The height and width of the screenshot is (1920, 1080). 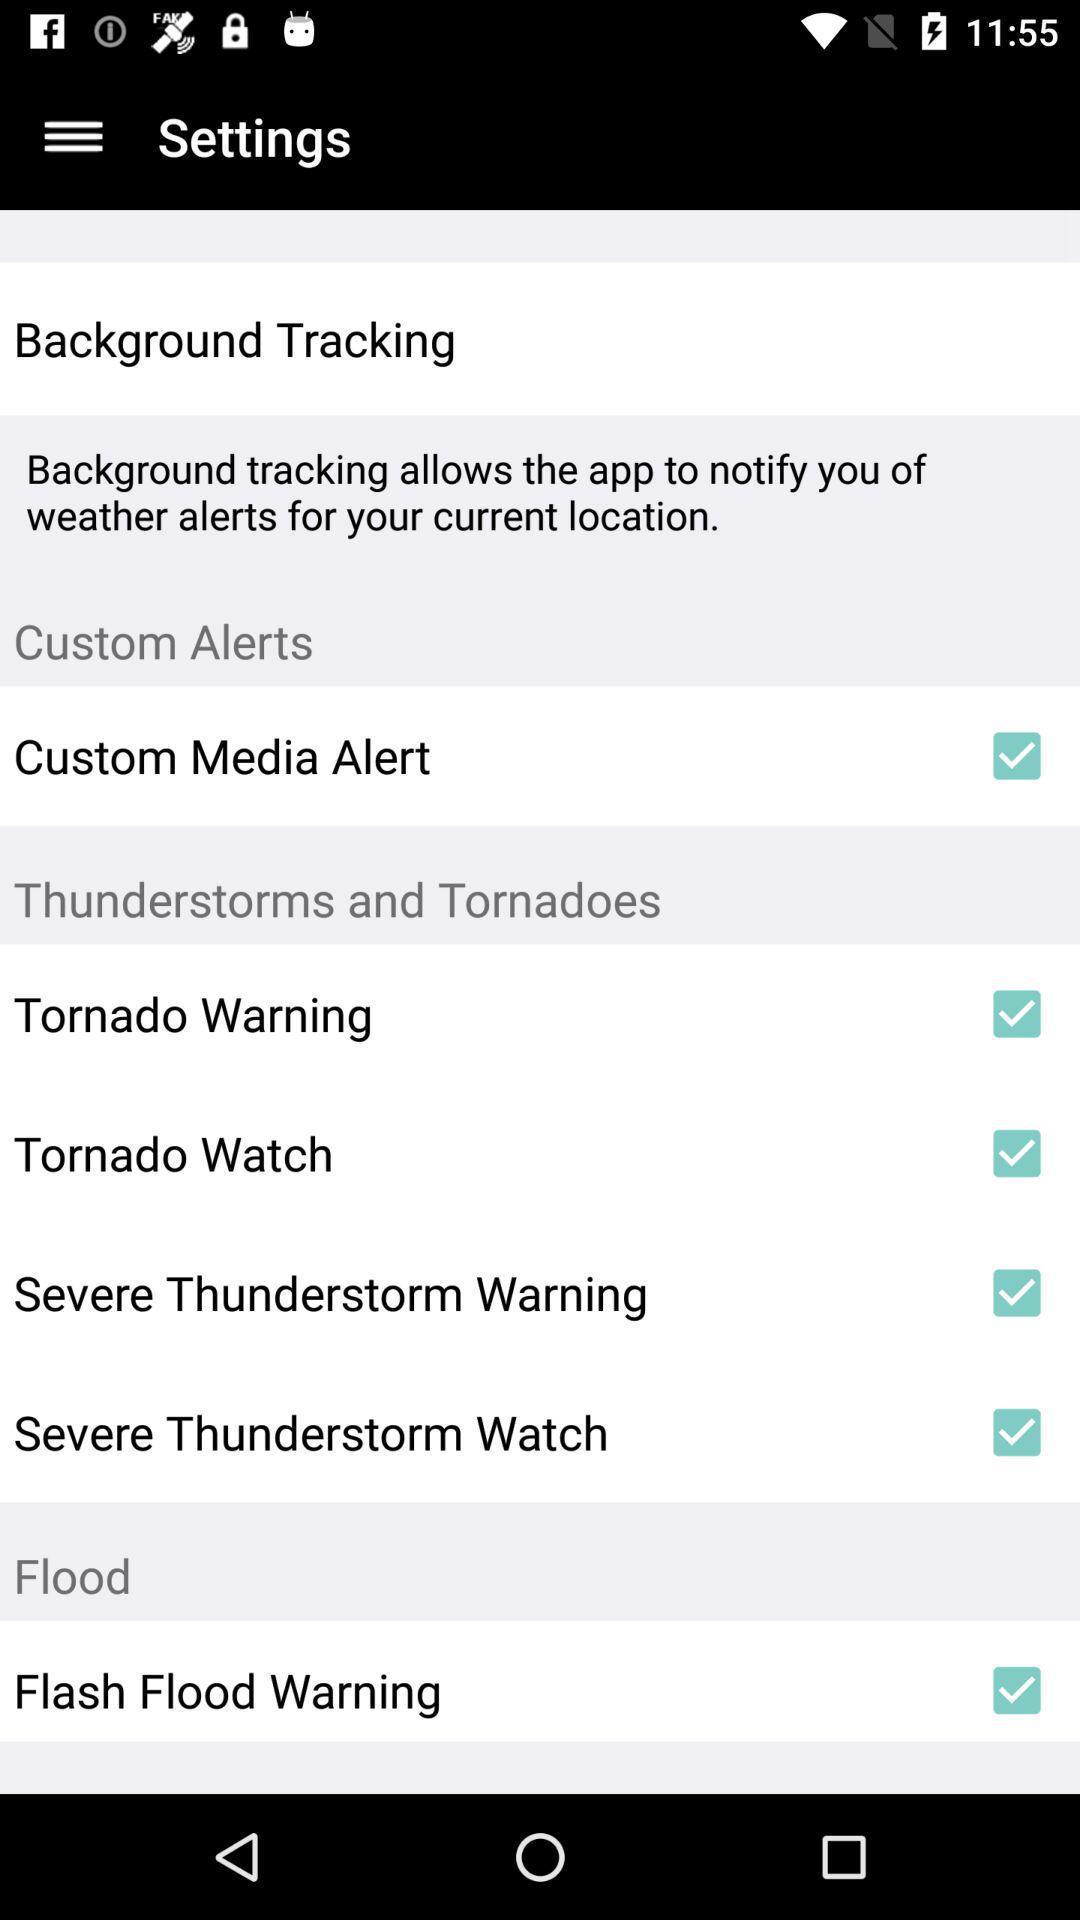 I want to click on the flash flood warning icon, so click(x=483, y=1689).